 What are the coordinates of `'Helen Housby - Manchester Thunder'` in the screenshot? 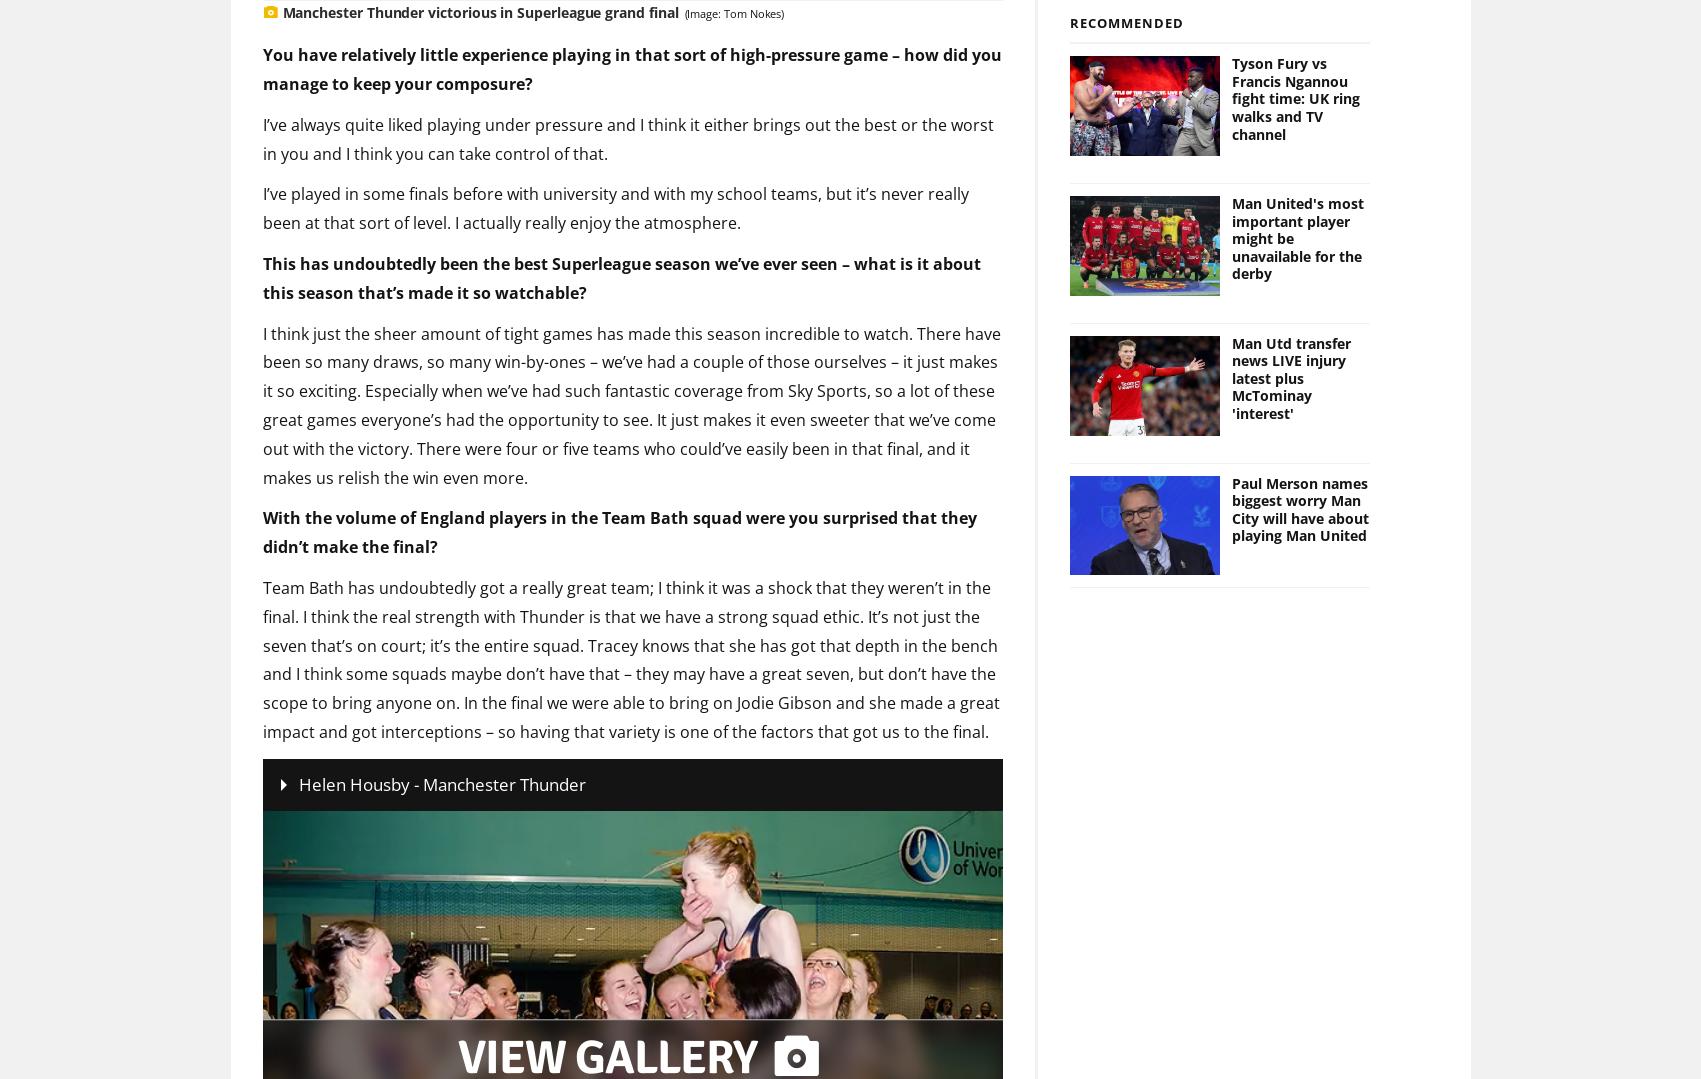 It's located at (440, 750).